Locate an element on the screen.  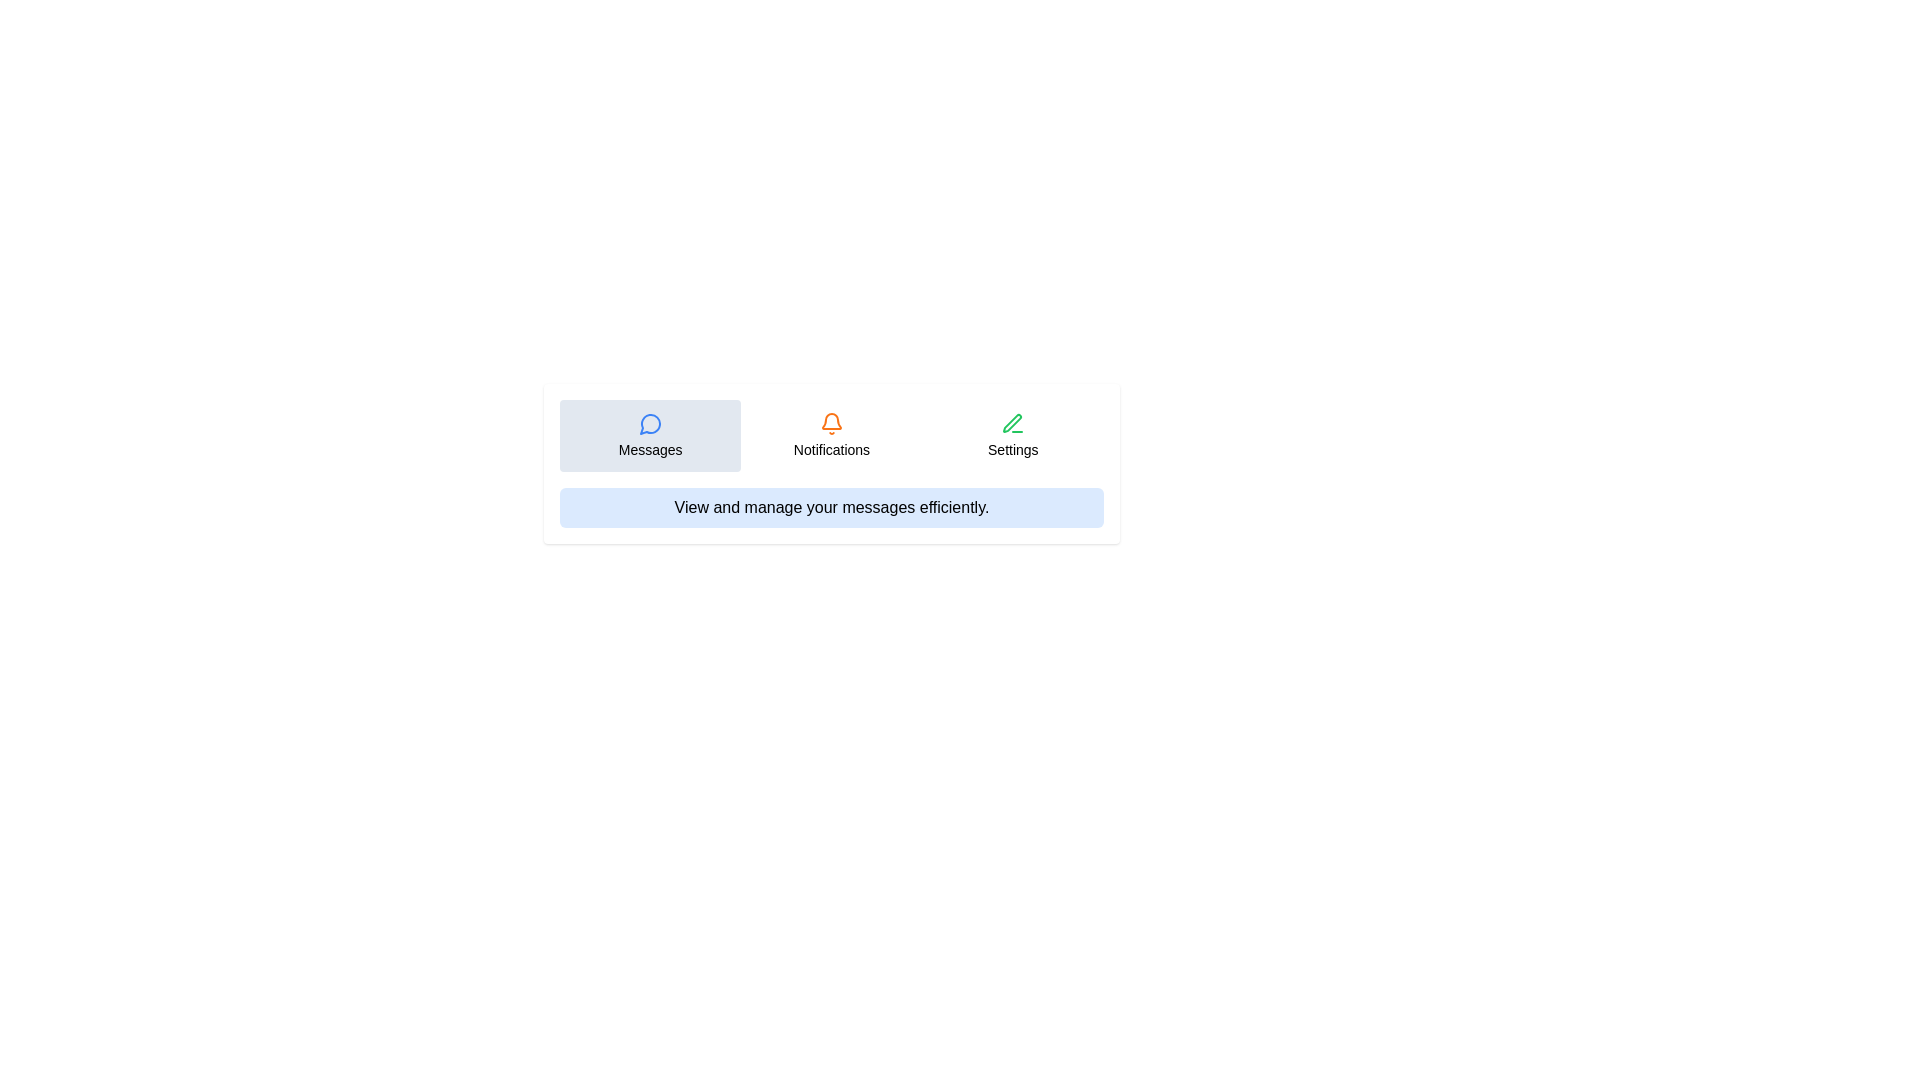
the tab labeled Messages is located at coordinates (649, 434).